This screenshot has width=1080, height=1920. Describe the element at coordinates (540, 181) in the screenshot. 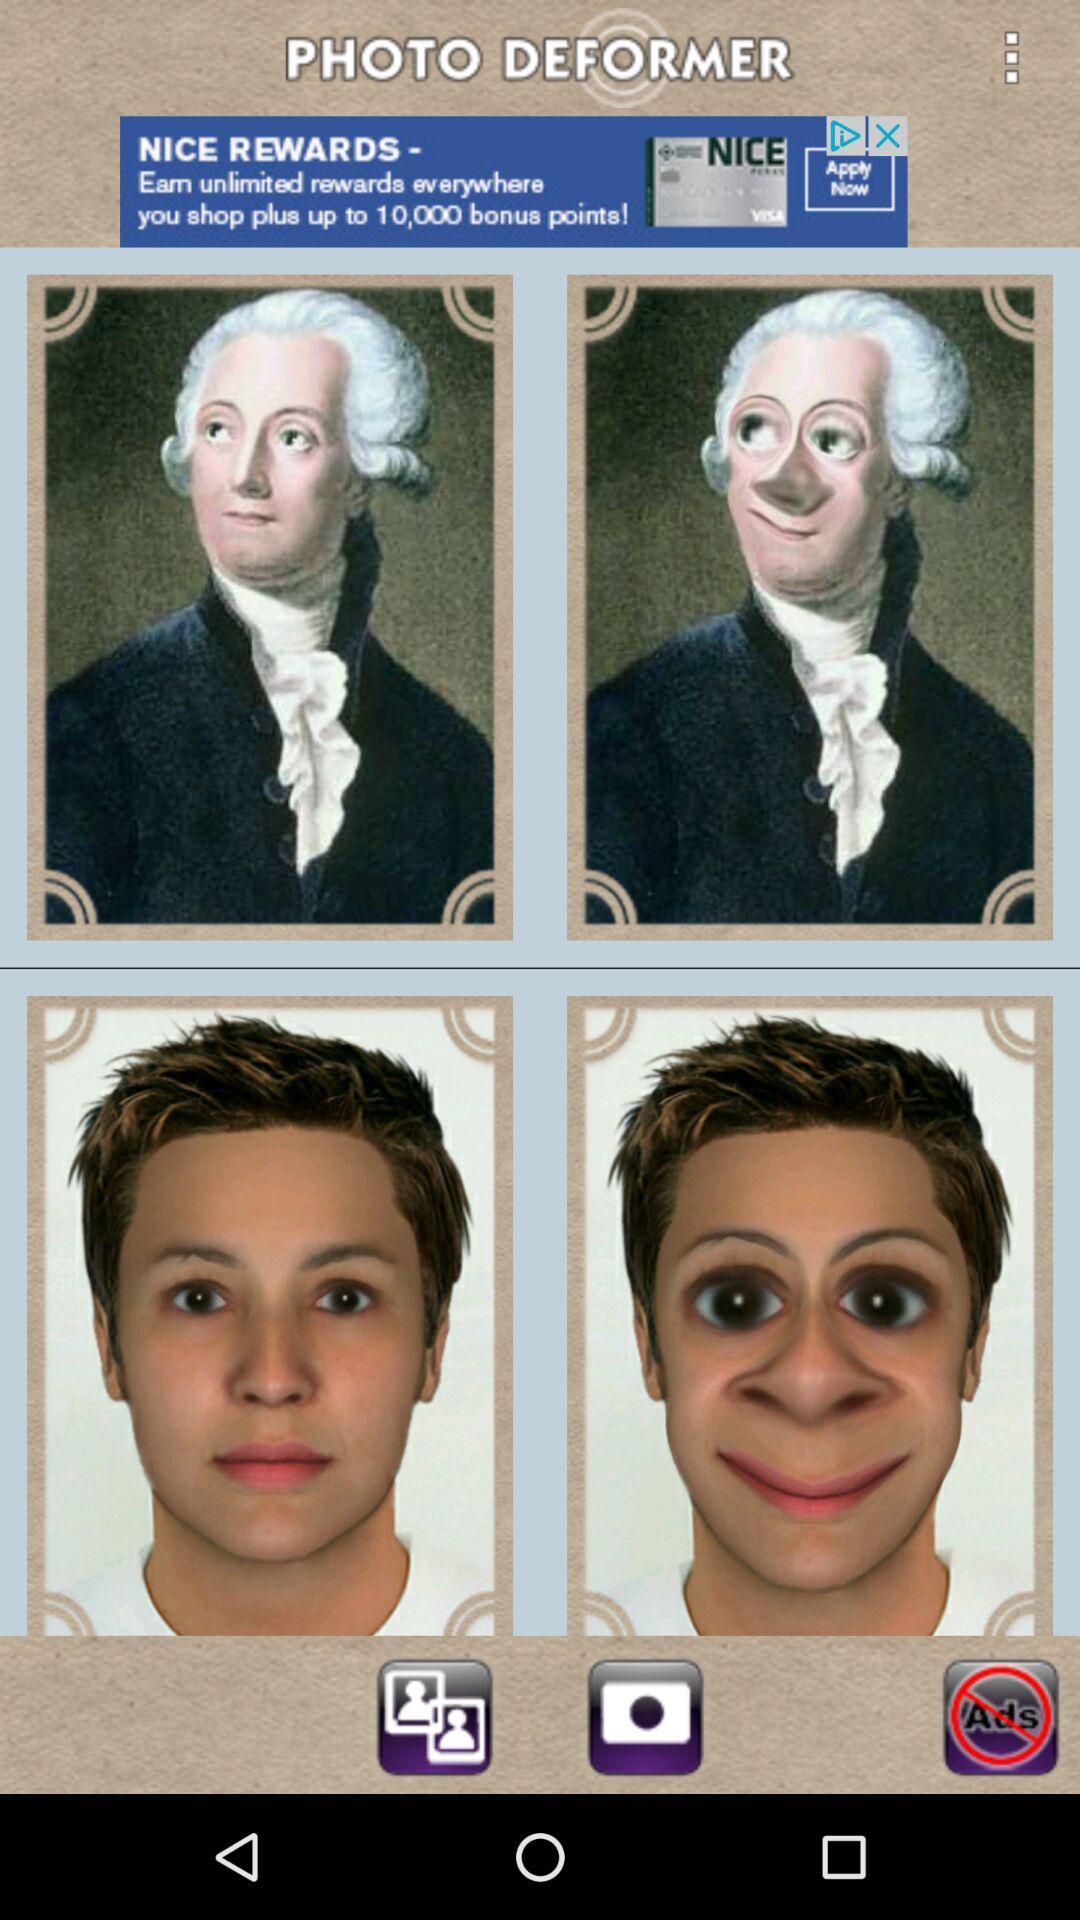

I see `advertisement area` at that location.